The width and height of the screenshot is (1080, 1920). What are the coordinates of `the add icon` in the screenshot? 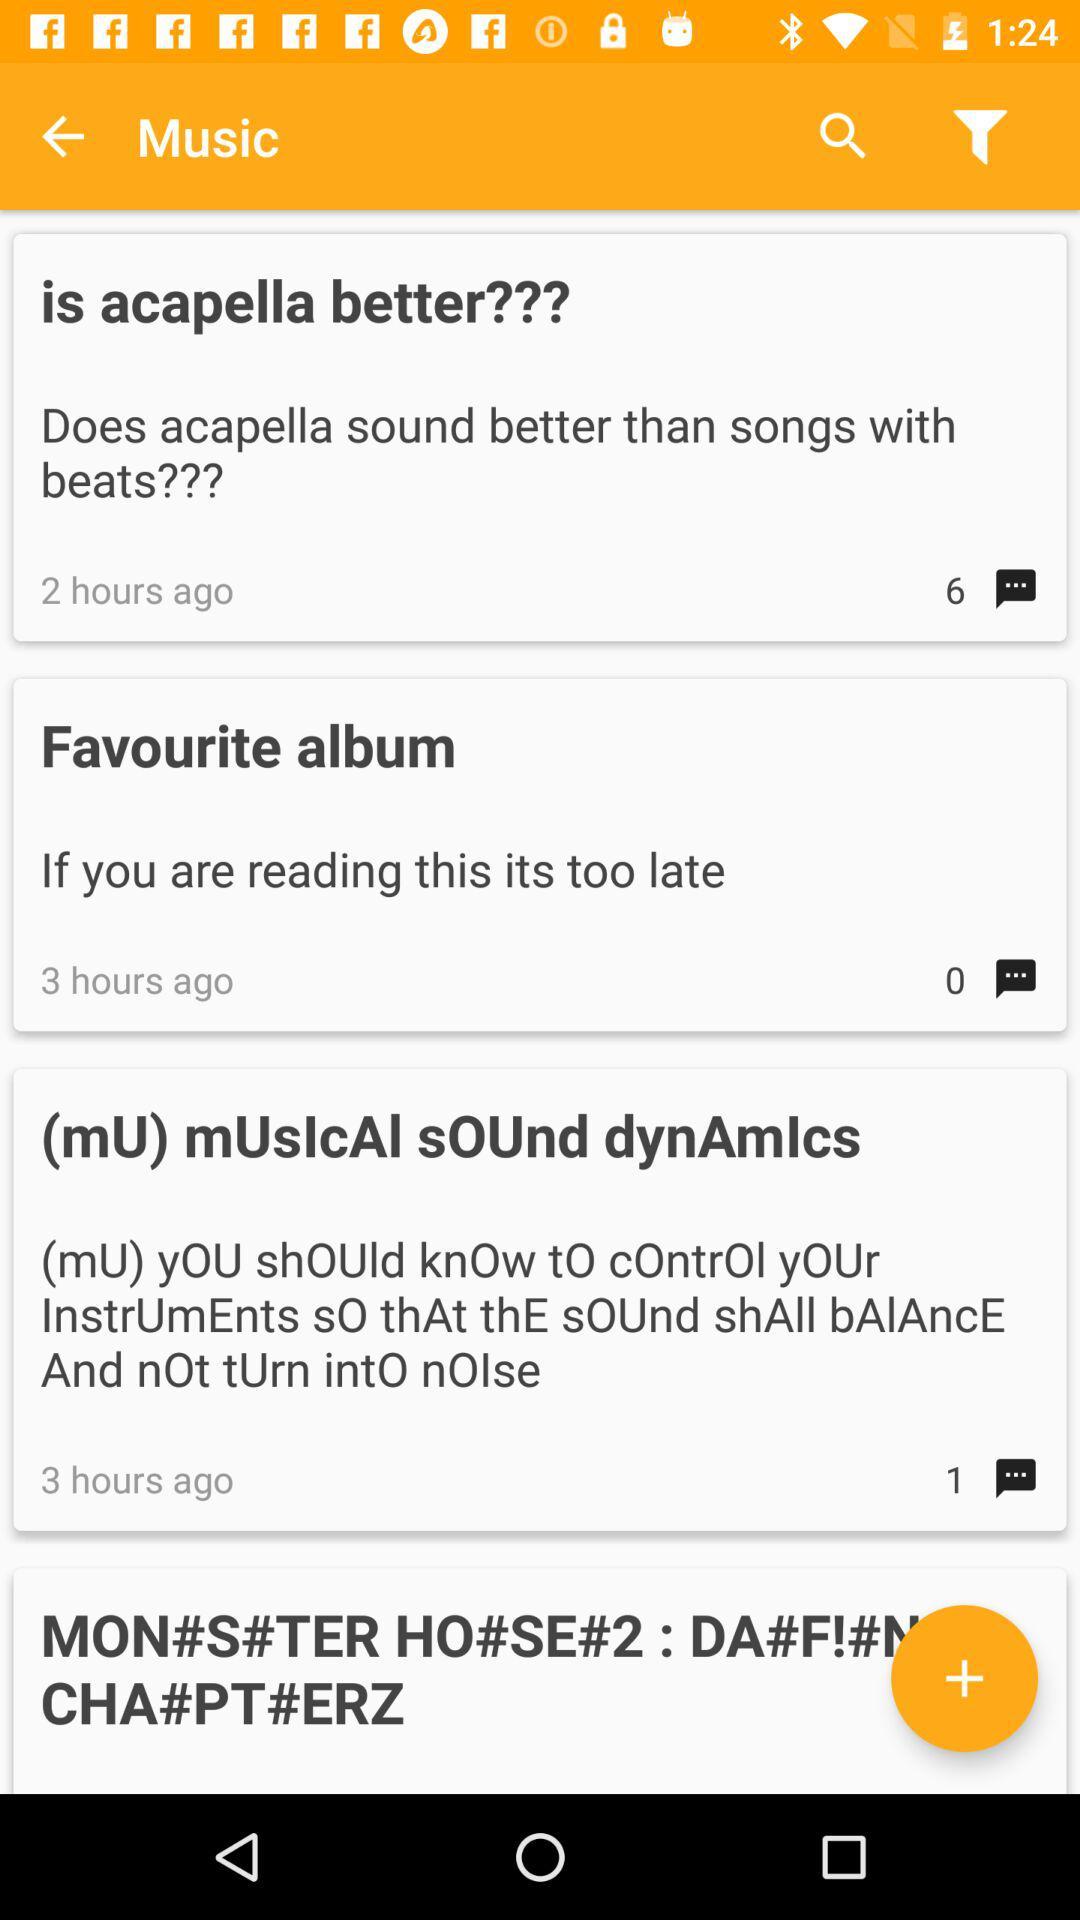 It's located at (963, 1678).